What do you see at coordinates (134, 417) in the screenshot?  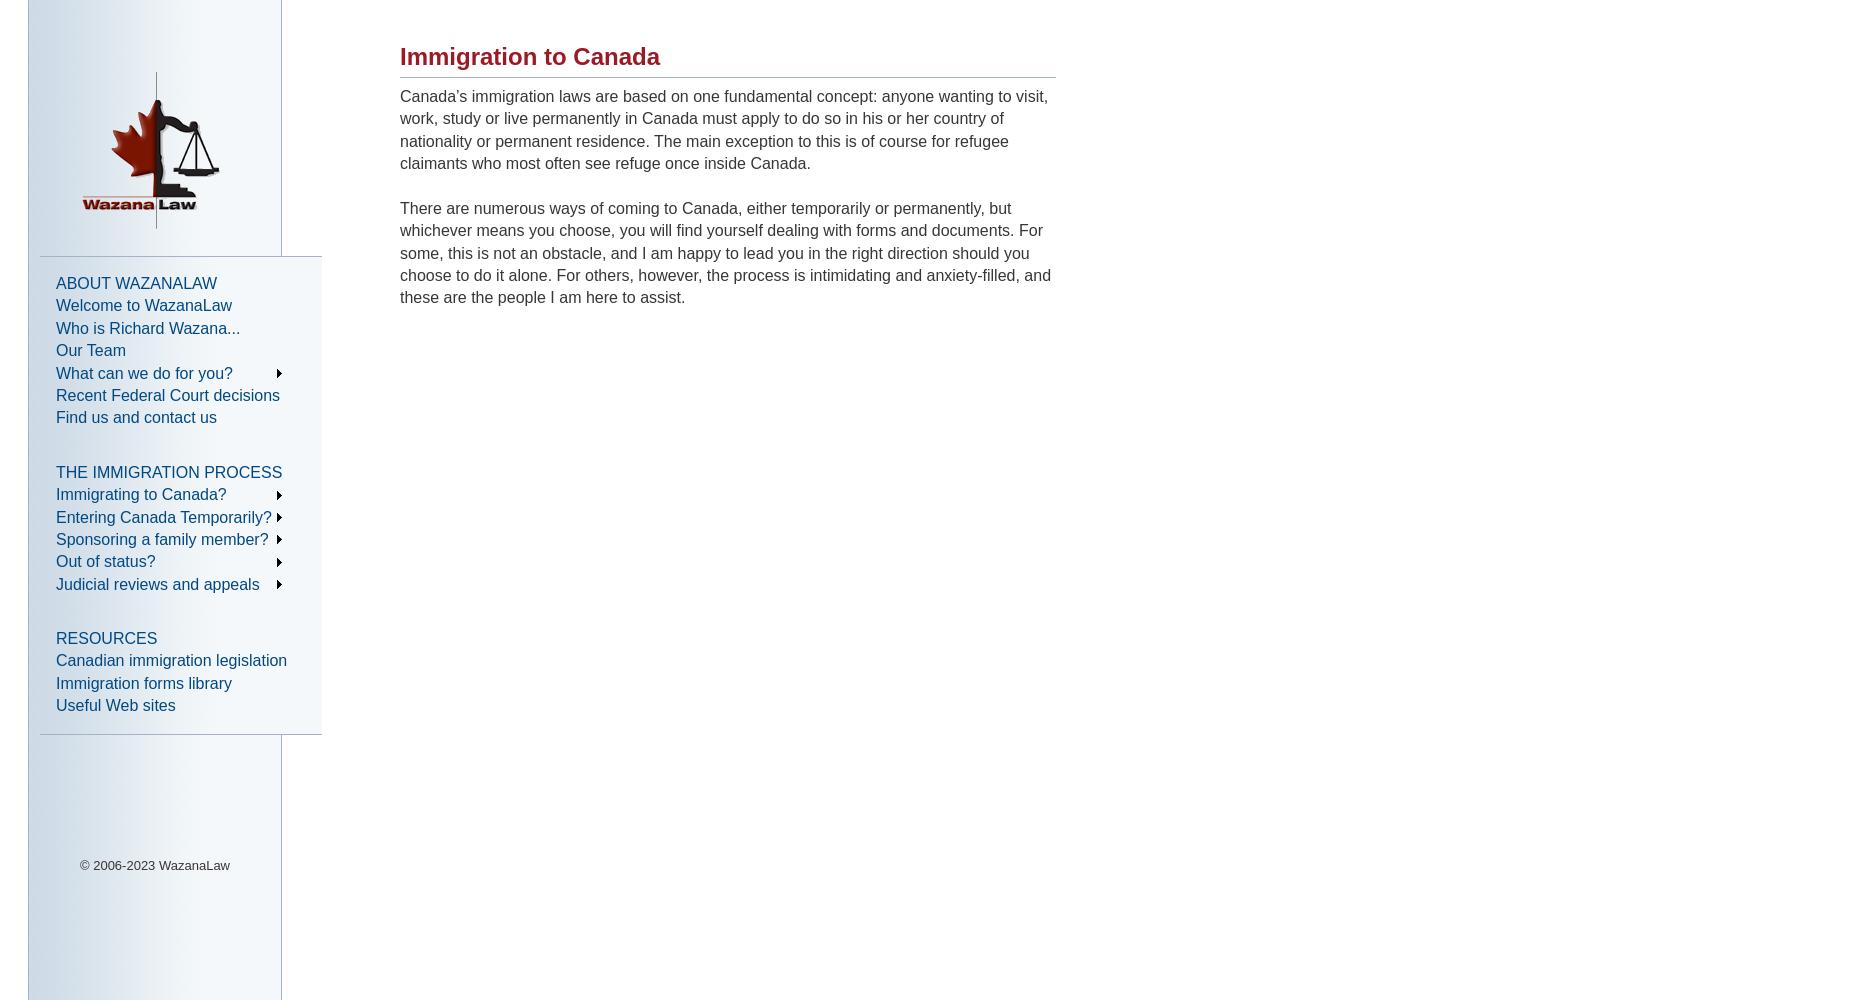 I see `'Find us and contact us'` at bounding box center [134, 417].